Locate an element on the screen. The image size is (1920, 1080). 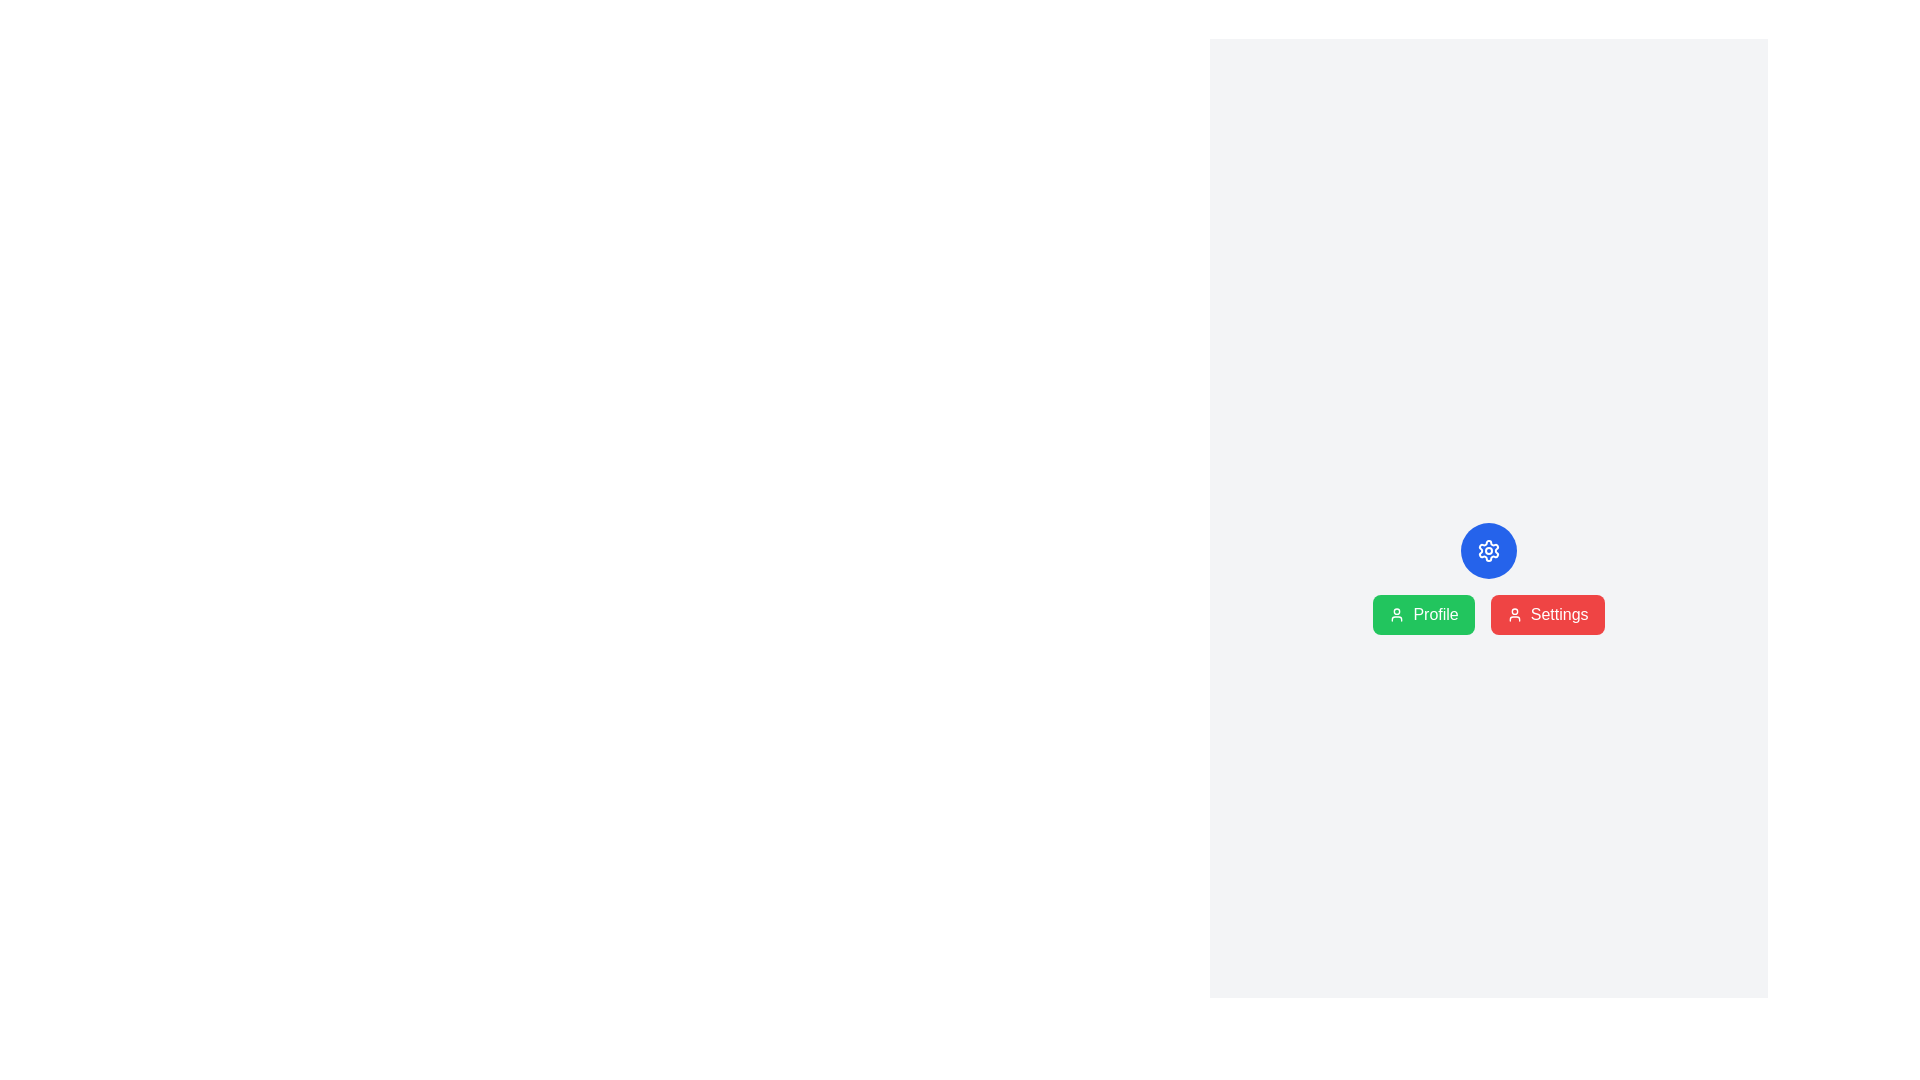
the rounded blue circular button with a white gear icon is located at coordinates (1488, 551).